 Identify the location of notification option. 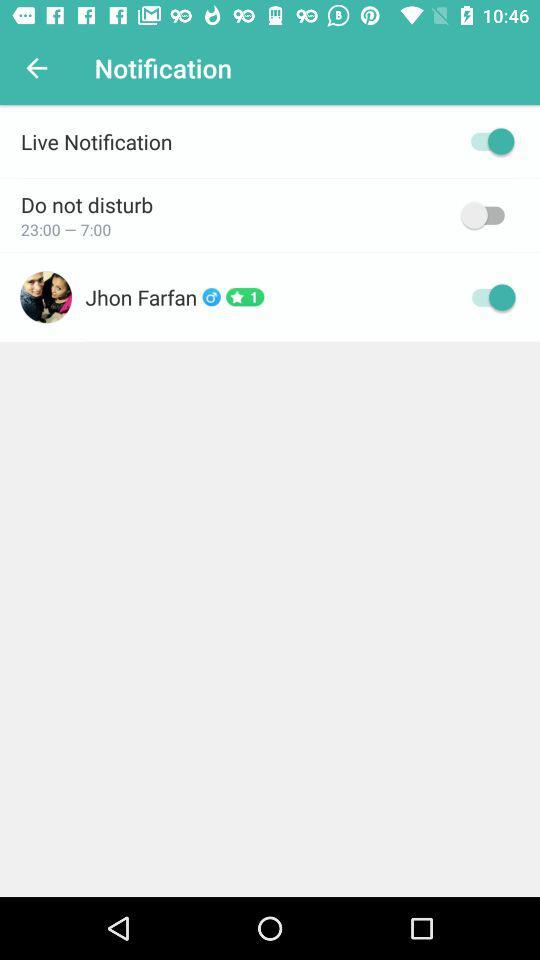
(486, 140).